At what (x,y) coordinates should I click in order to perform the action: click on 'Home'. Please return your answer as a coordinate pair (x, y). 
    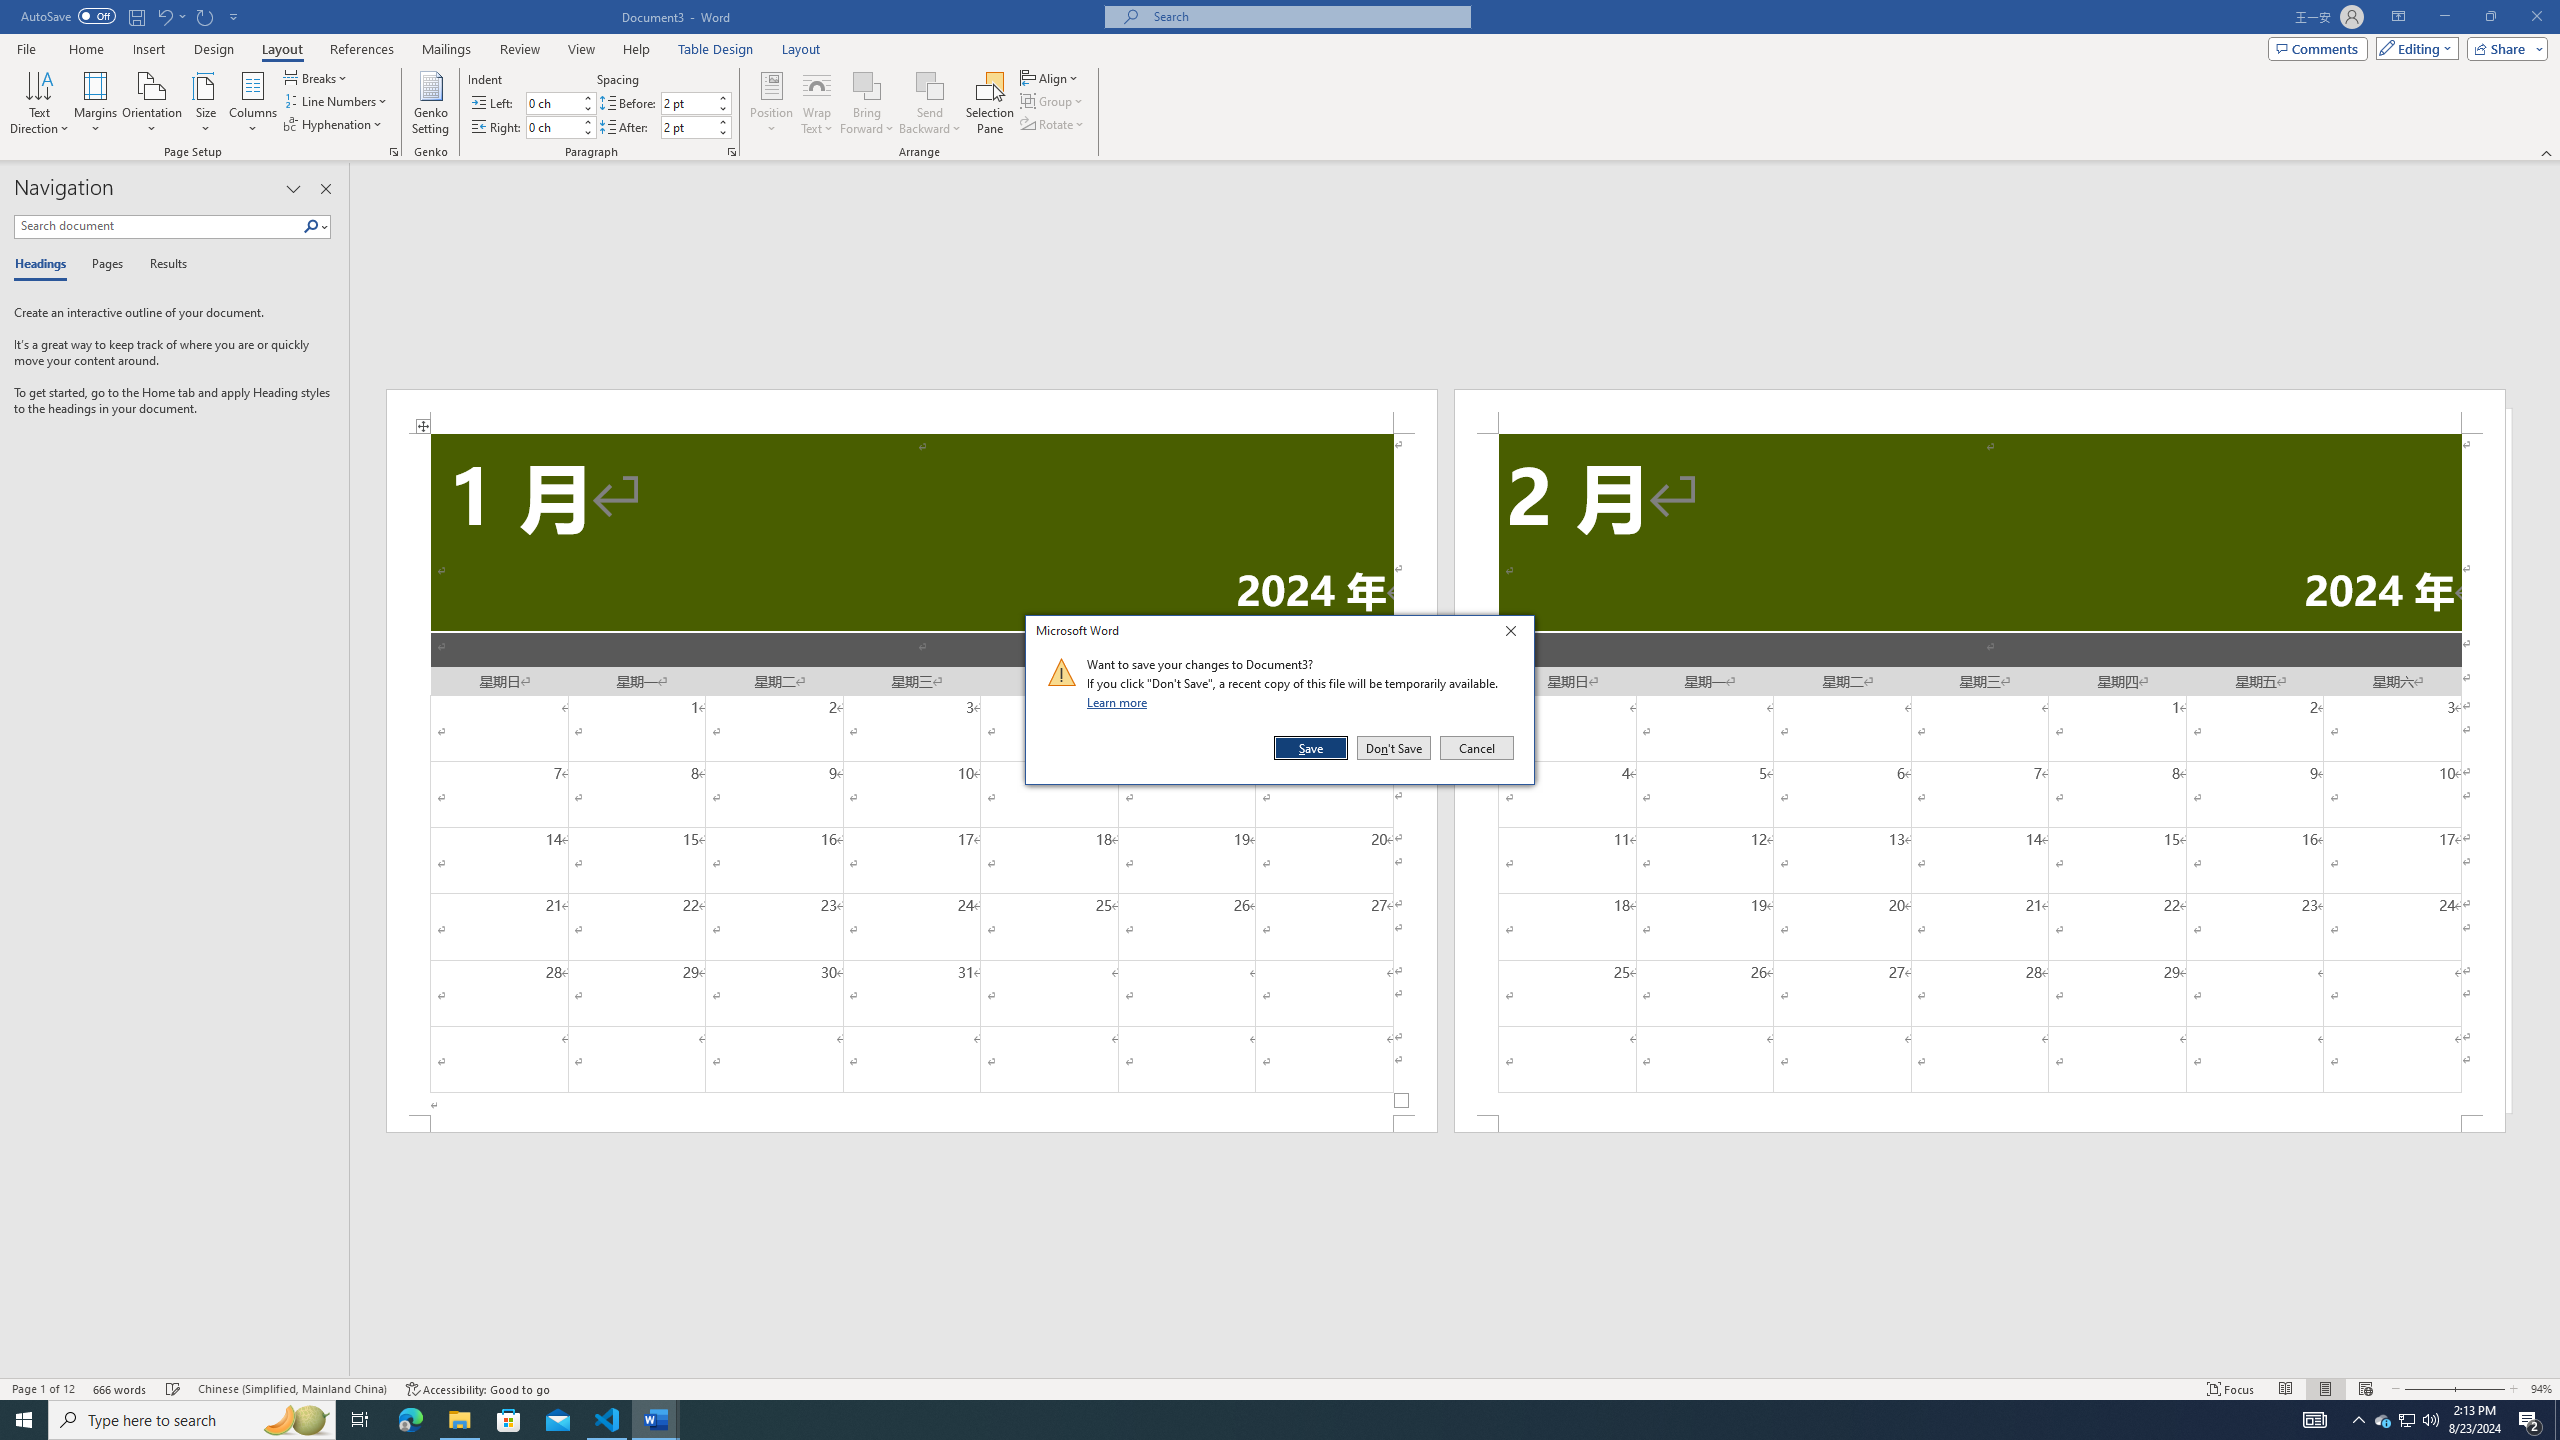
    Looking at the image, I should click on (85, 49).